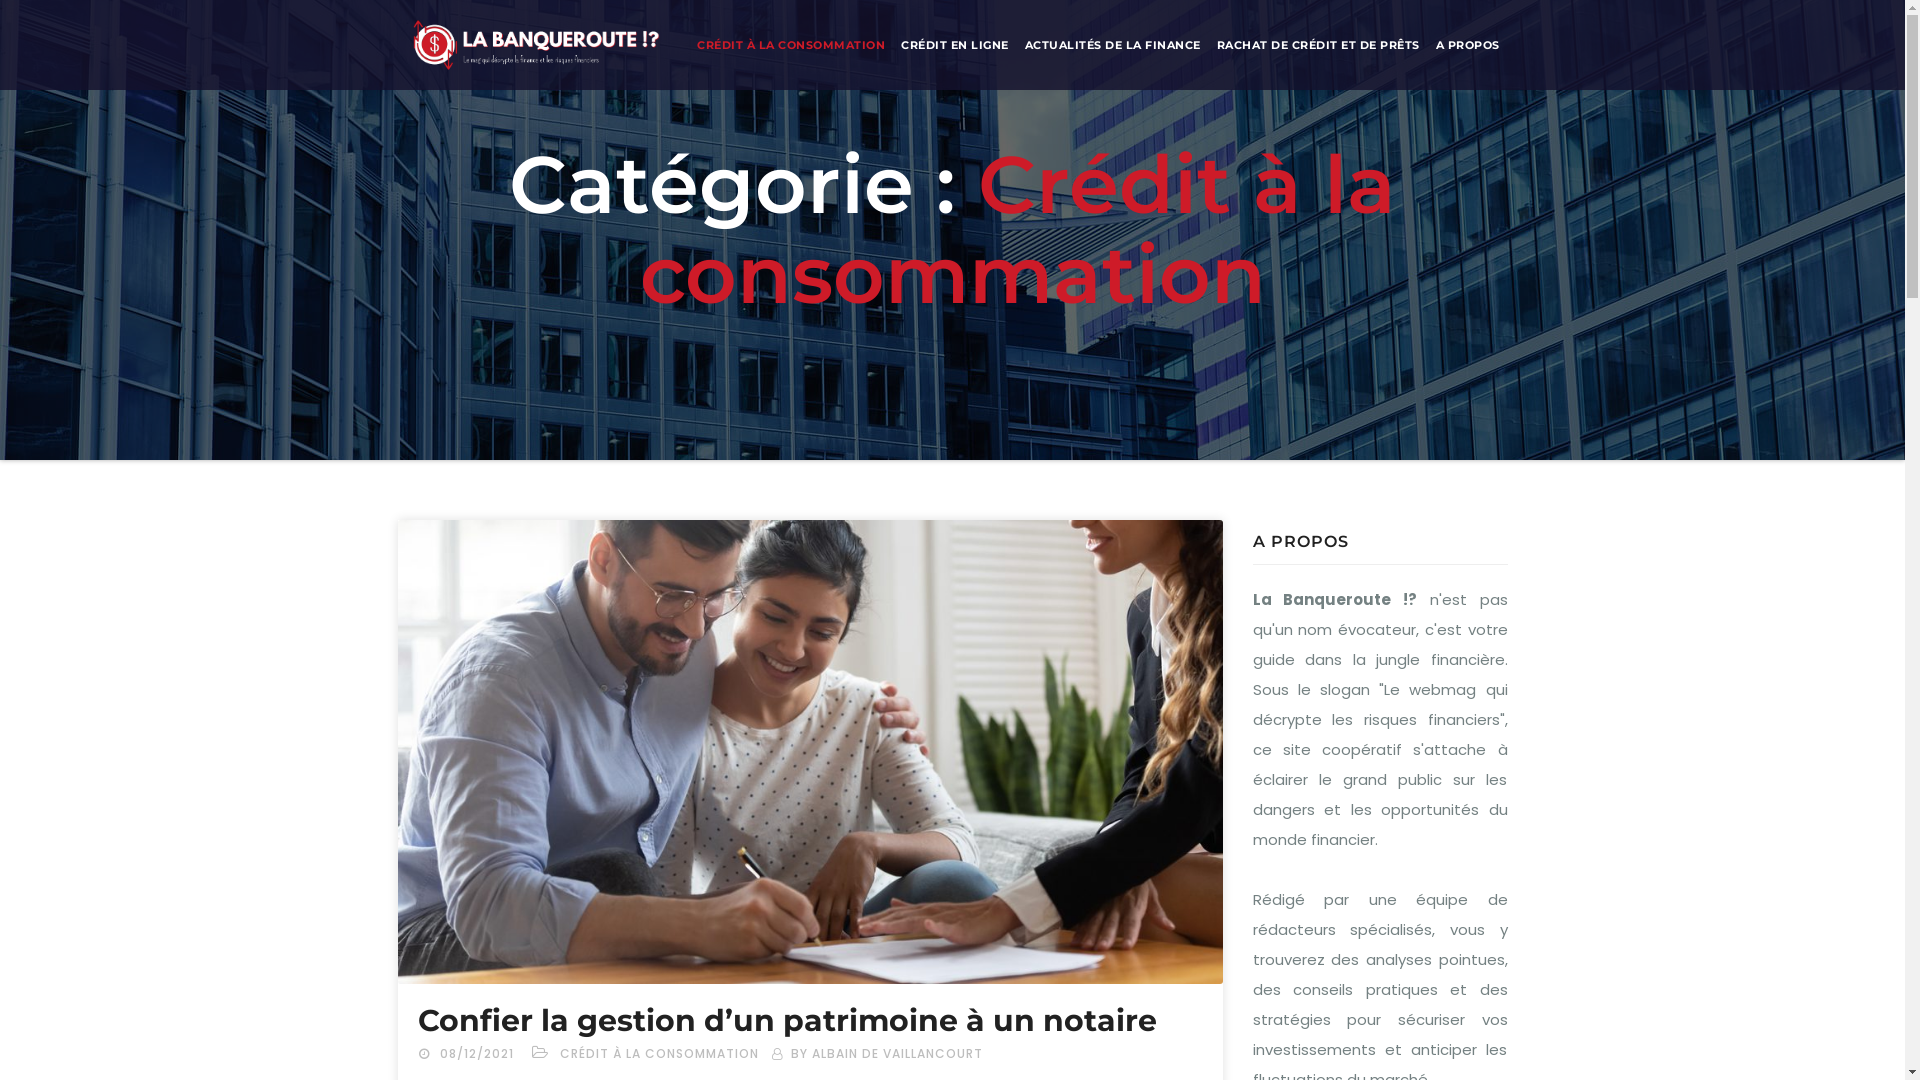 This screenshot has height=1080, width=1920. Describe the element at coordinates (768, 1052) in the screenshot. I see `'BY ALBAIN DE VAILLANCOURT'` at that location.